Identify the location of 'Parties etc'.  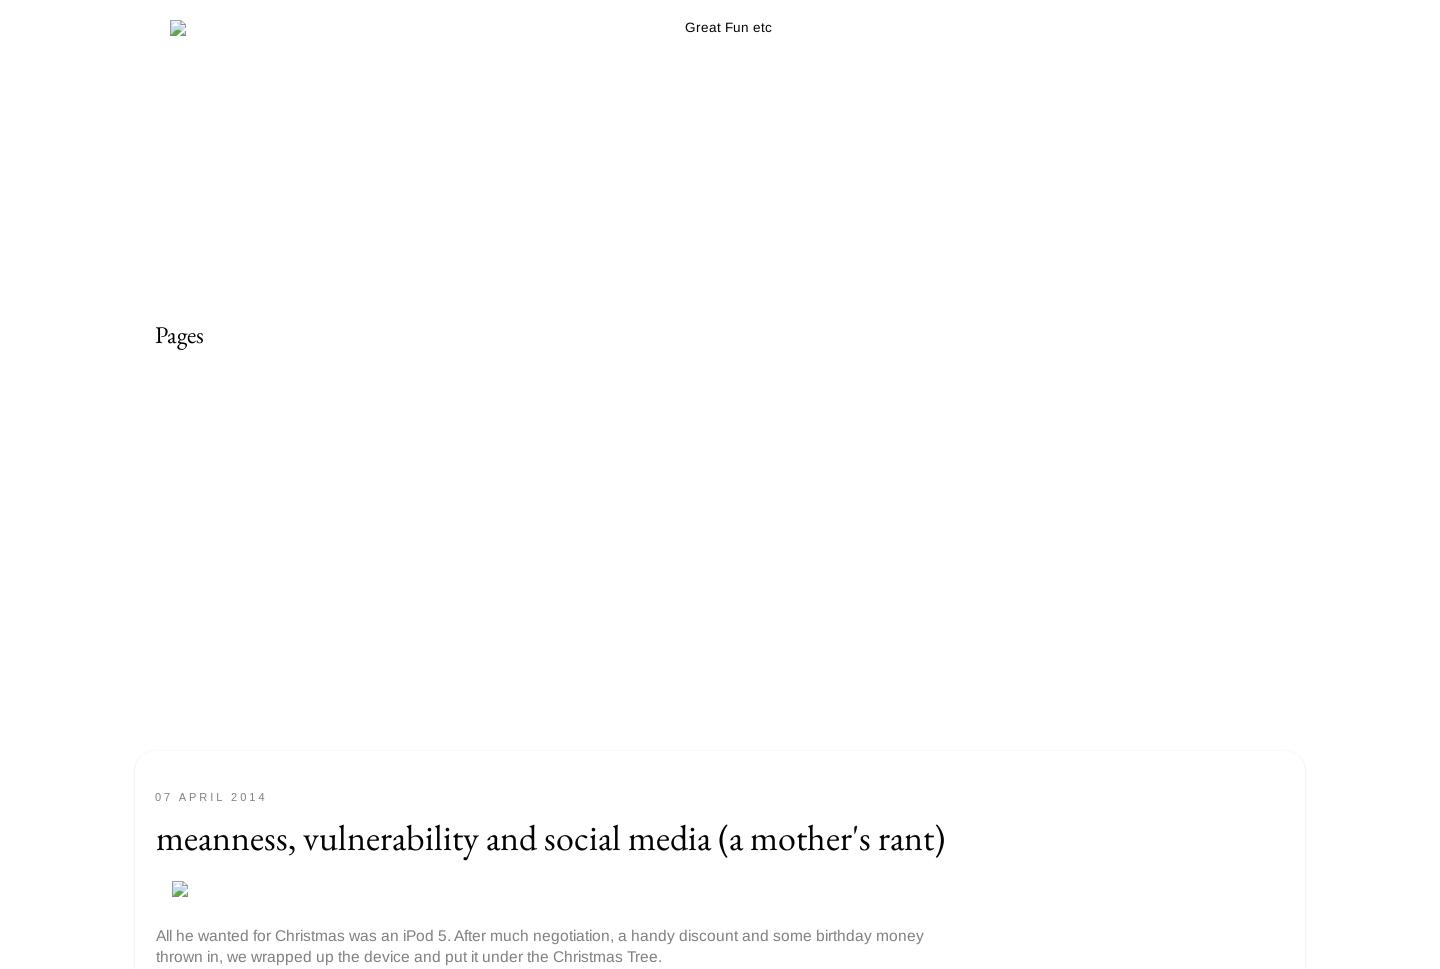
(199, 482).